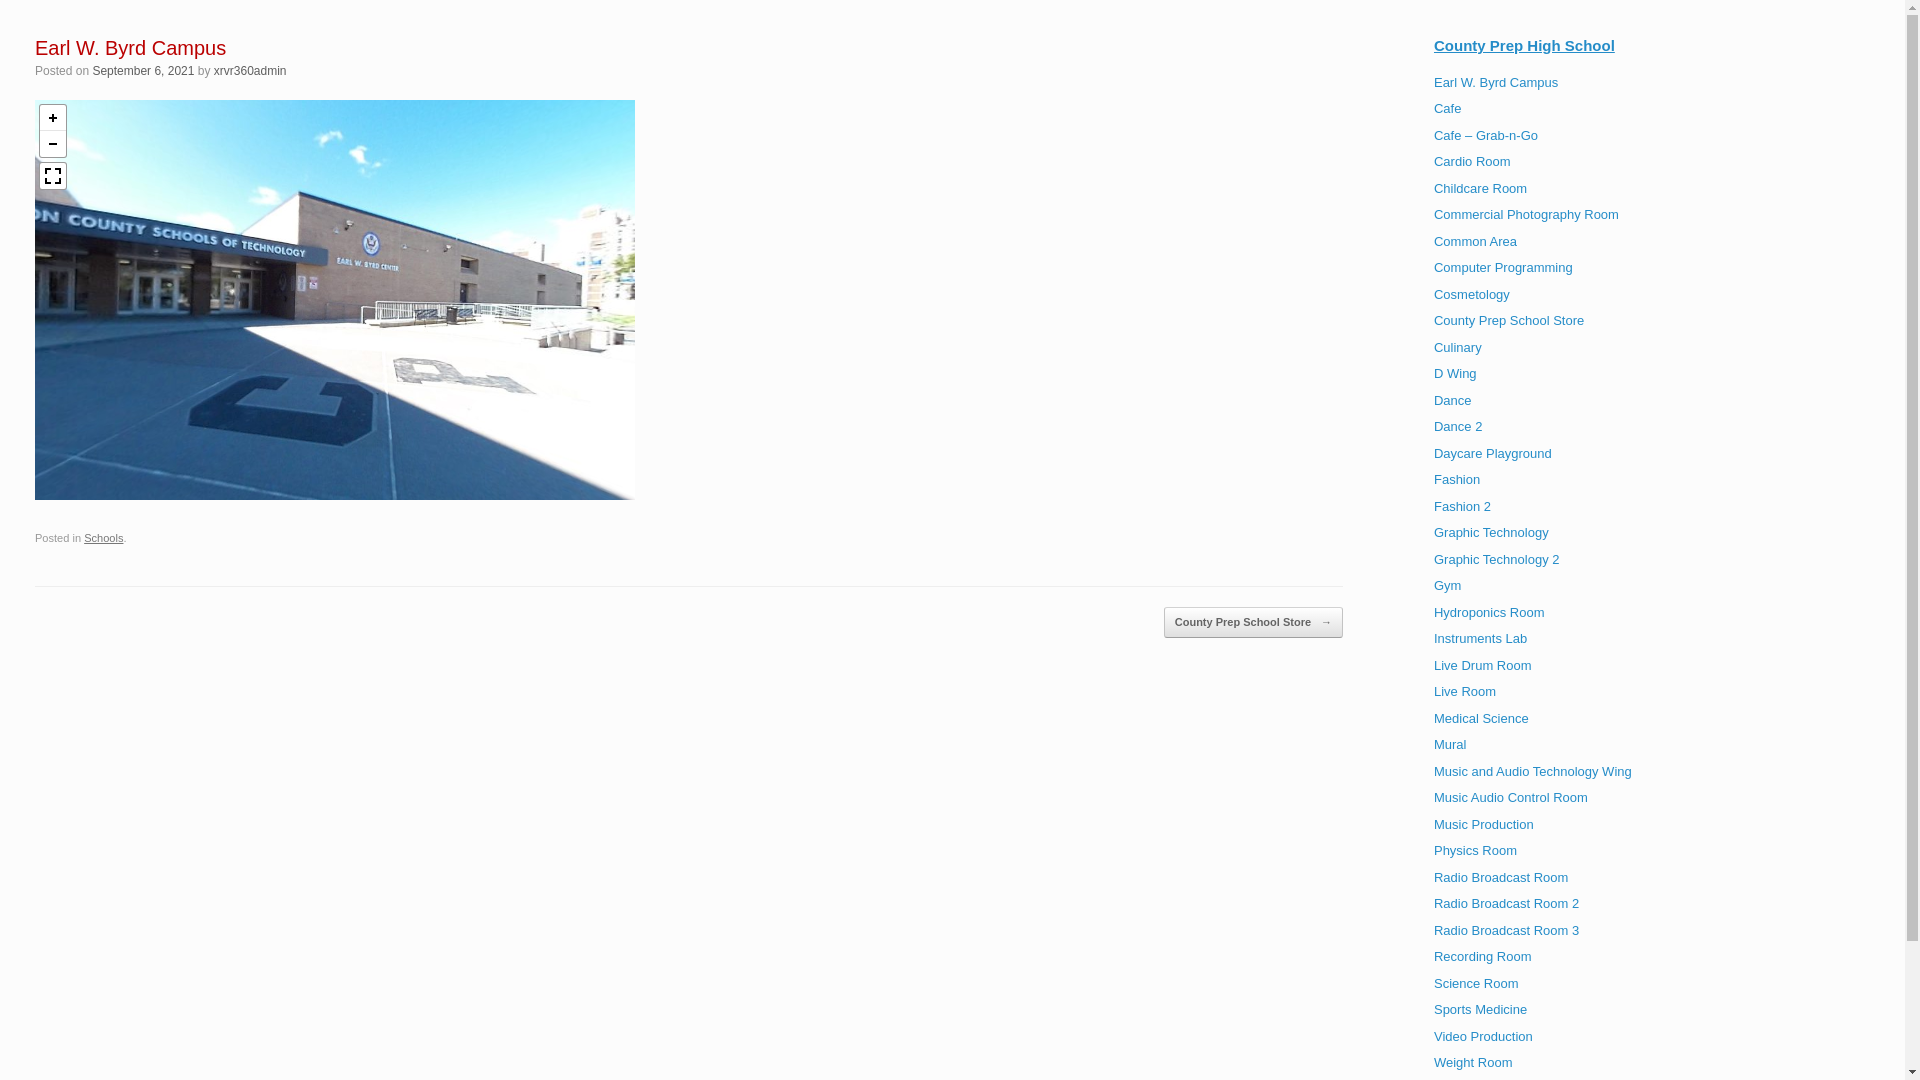 This screenshot has width=1920, height=1080. I want to click on 'Video Production', so click(1433, 1035).